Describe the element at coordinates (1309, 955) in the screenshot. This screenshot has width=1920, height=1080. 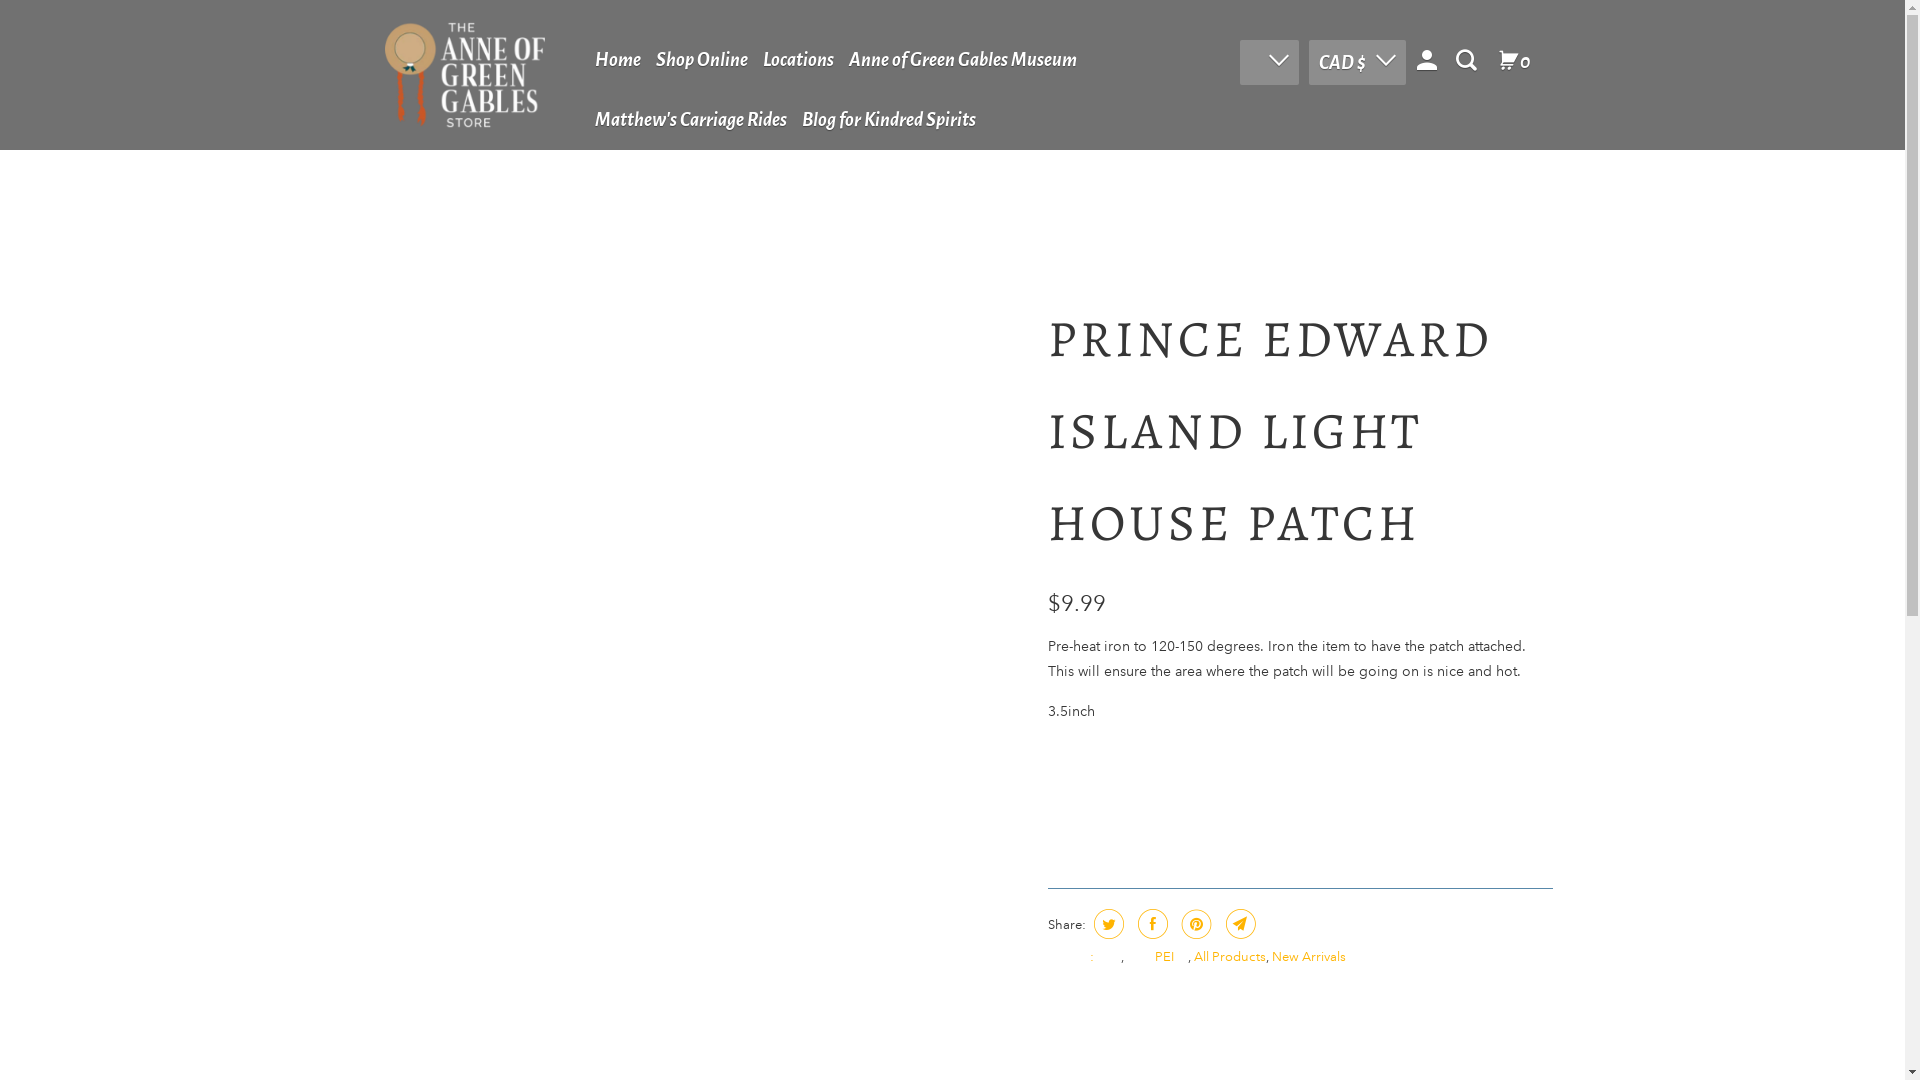
I see `'New Arrivals'` at that location.